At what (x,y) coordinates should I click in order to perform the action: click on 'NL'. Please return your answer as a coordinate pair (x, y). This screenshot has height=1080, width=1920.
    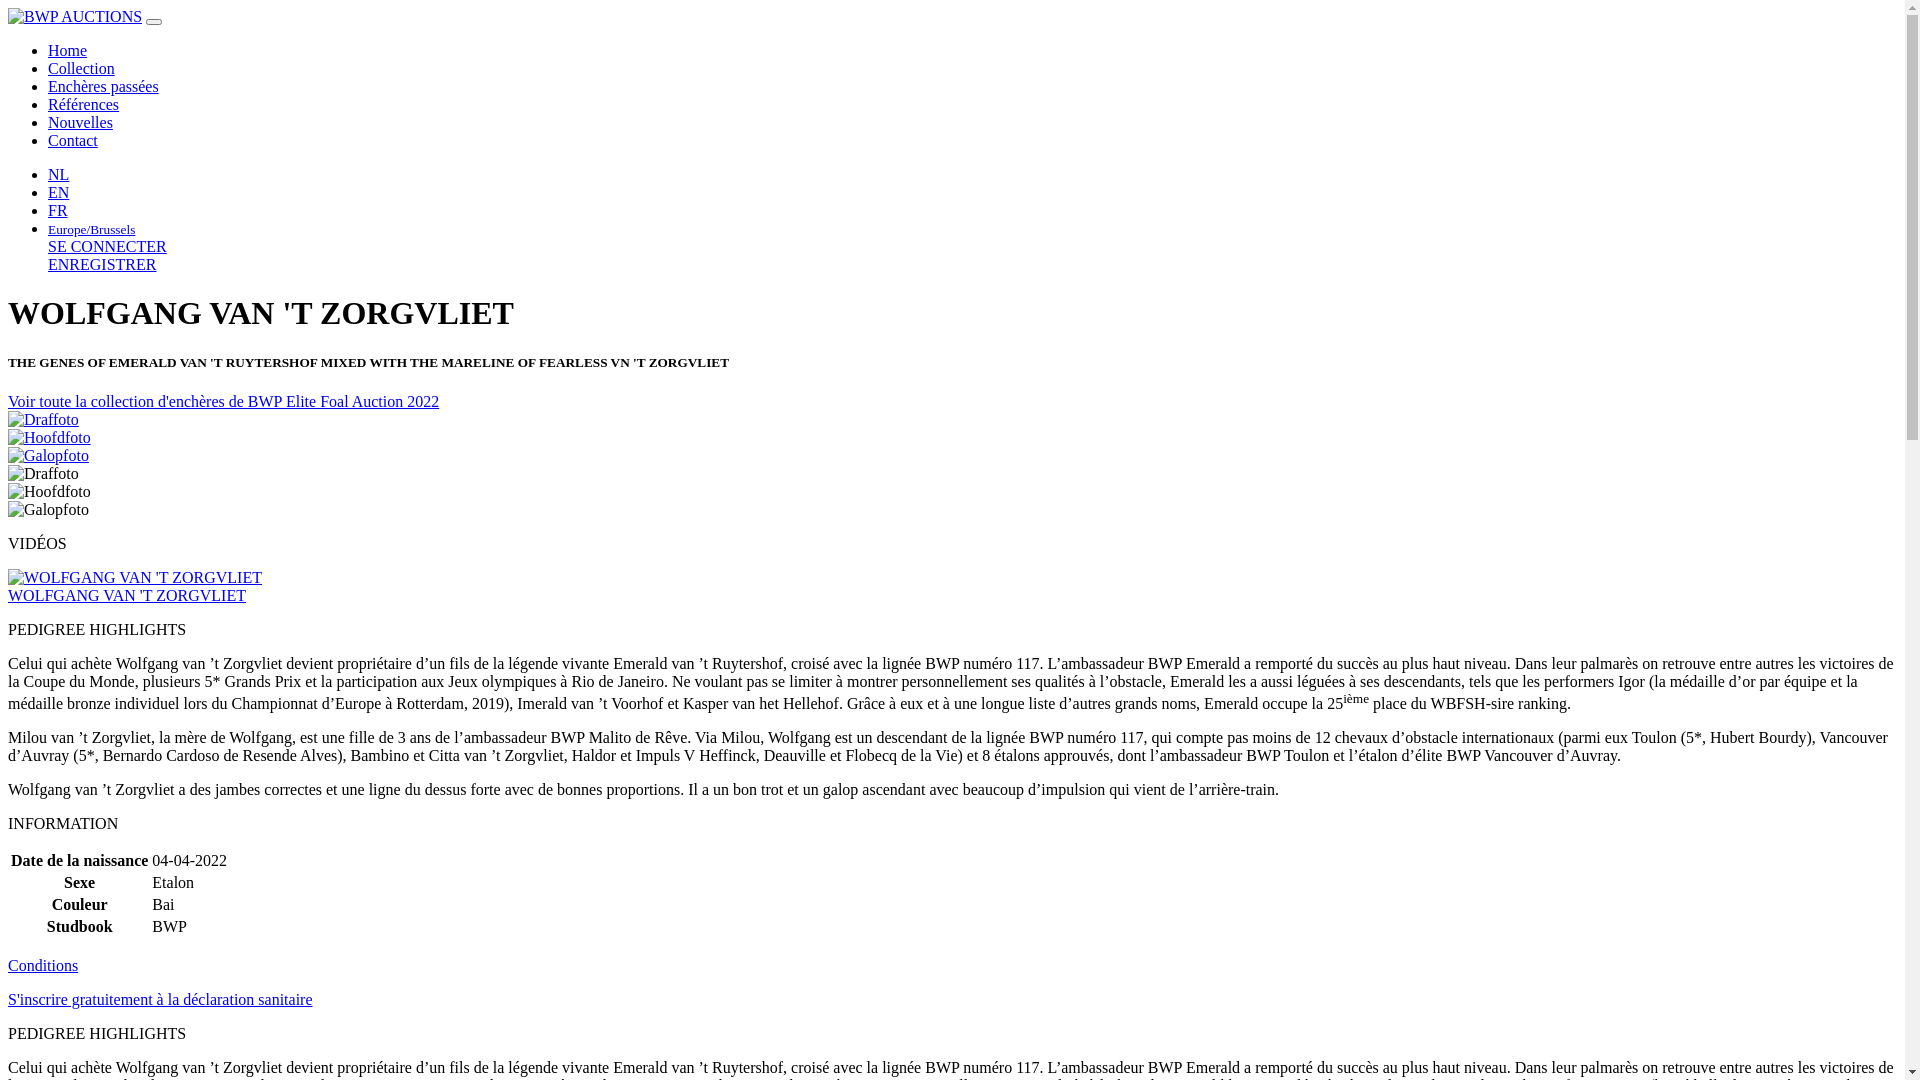
    Looking at the image, I should click on (58, 173).